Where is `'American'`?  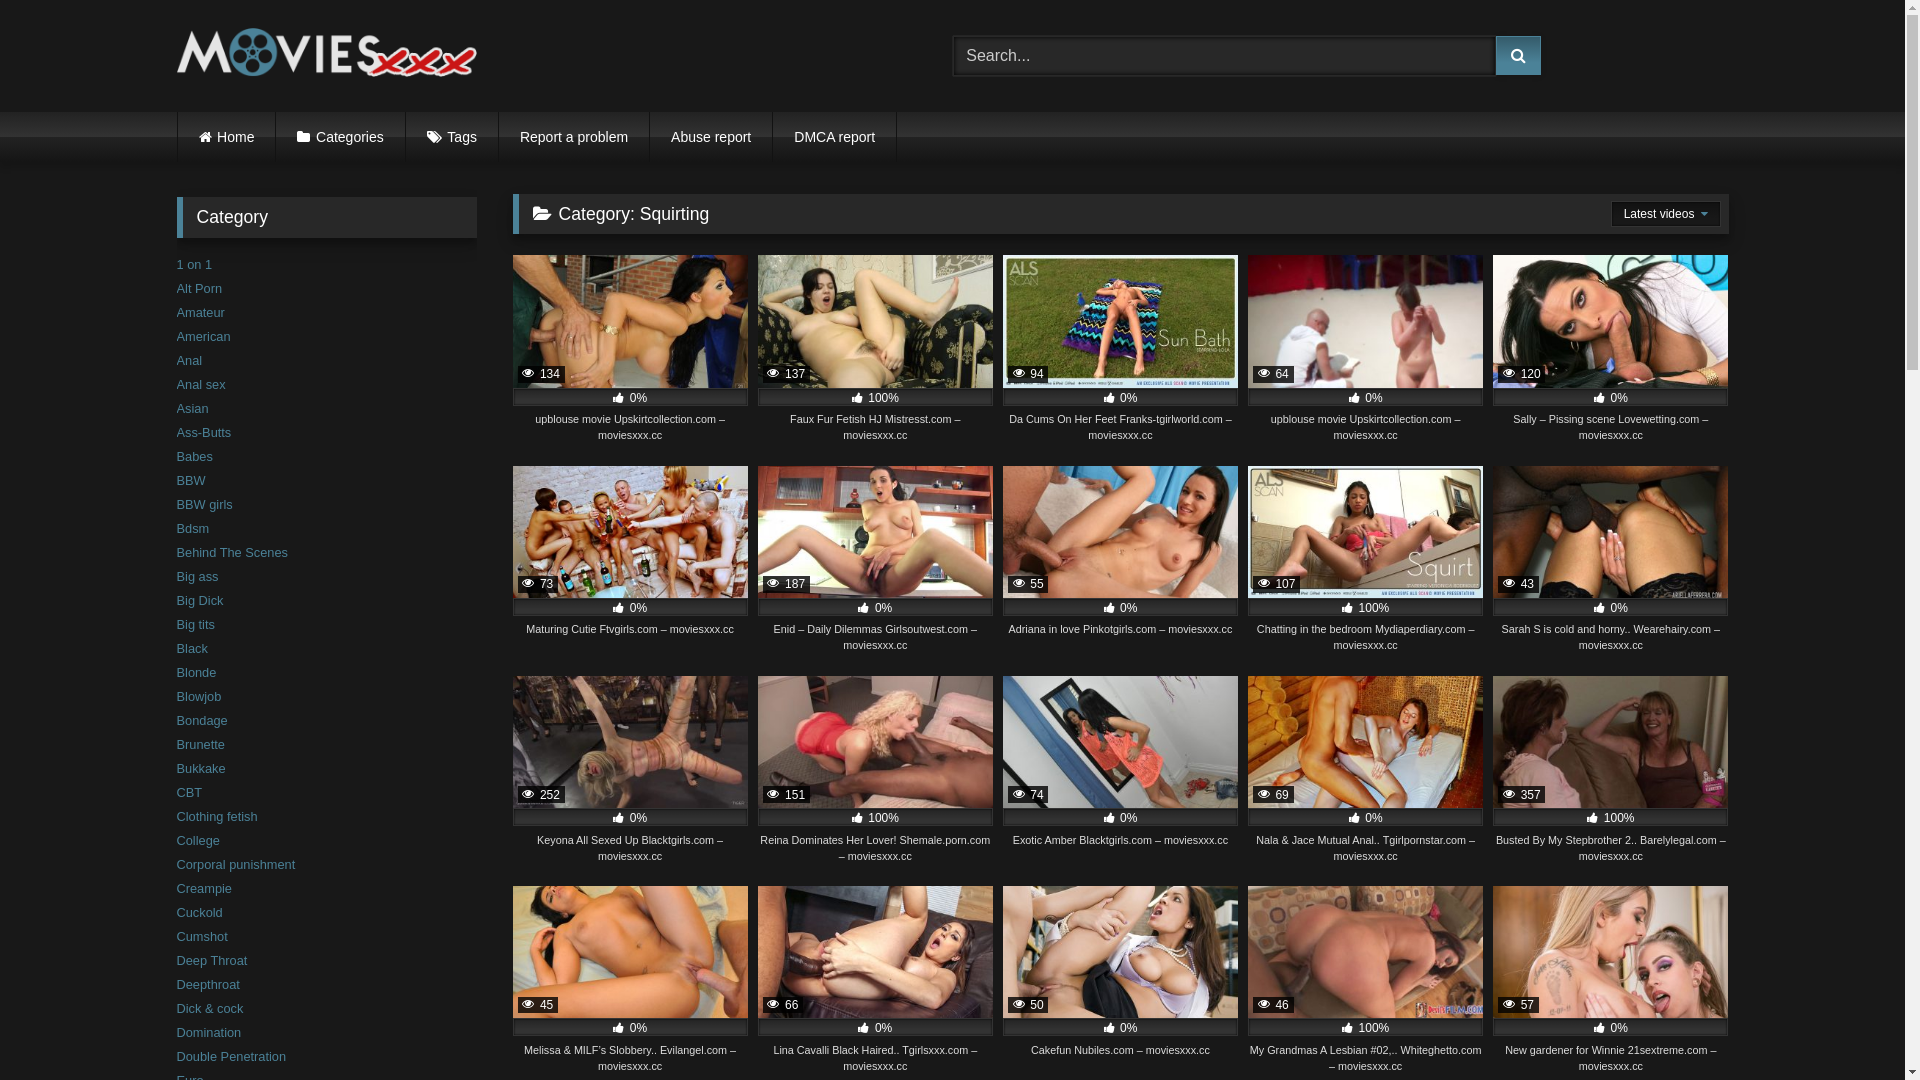 'American' is located at coordinates (202, 335).